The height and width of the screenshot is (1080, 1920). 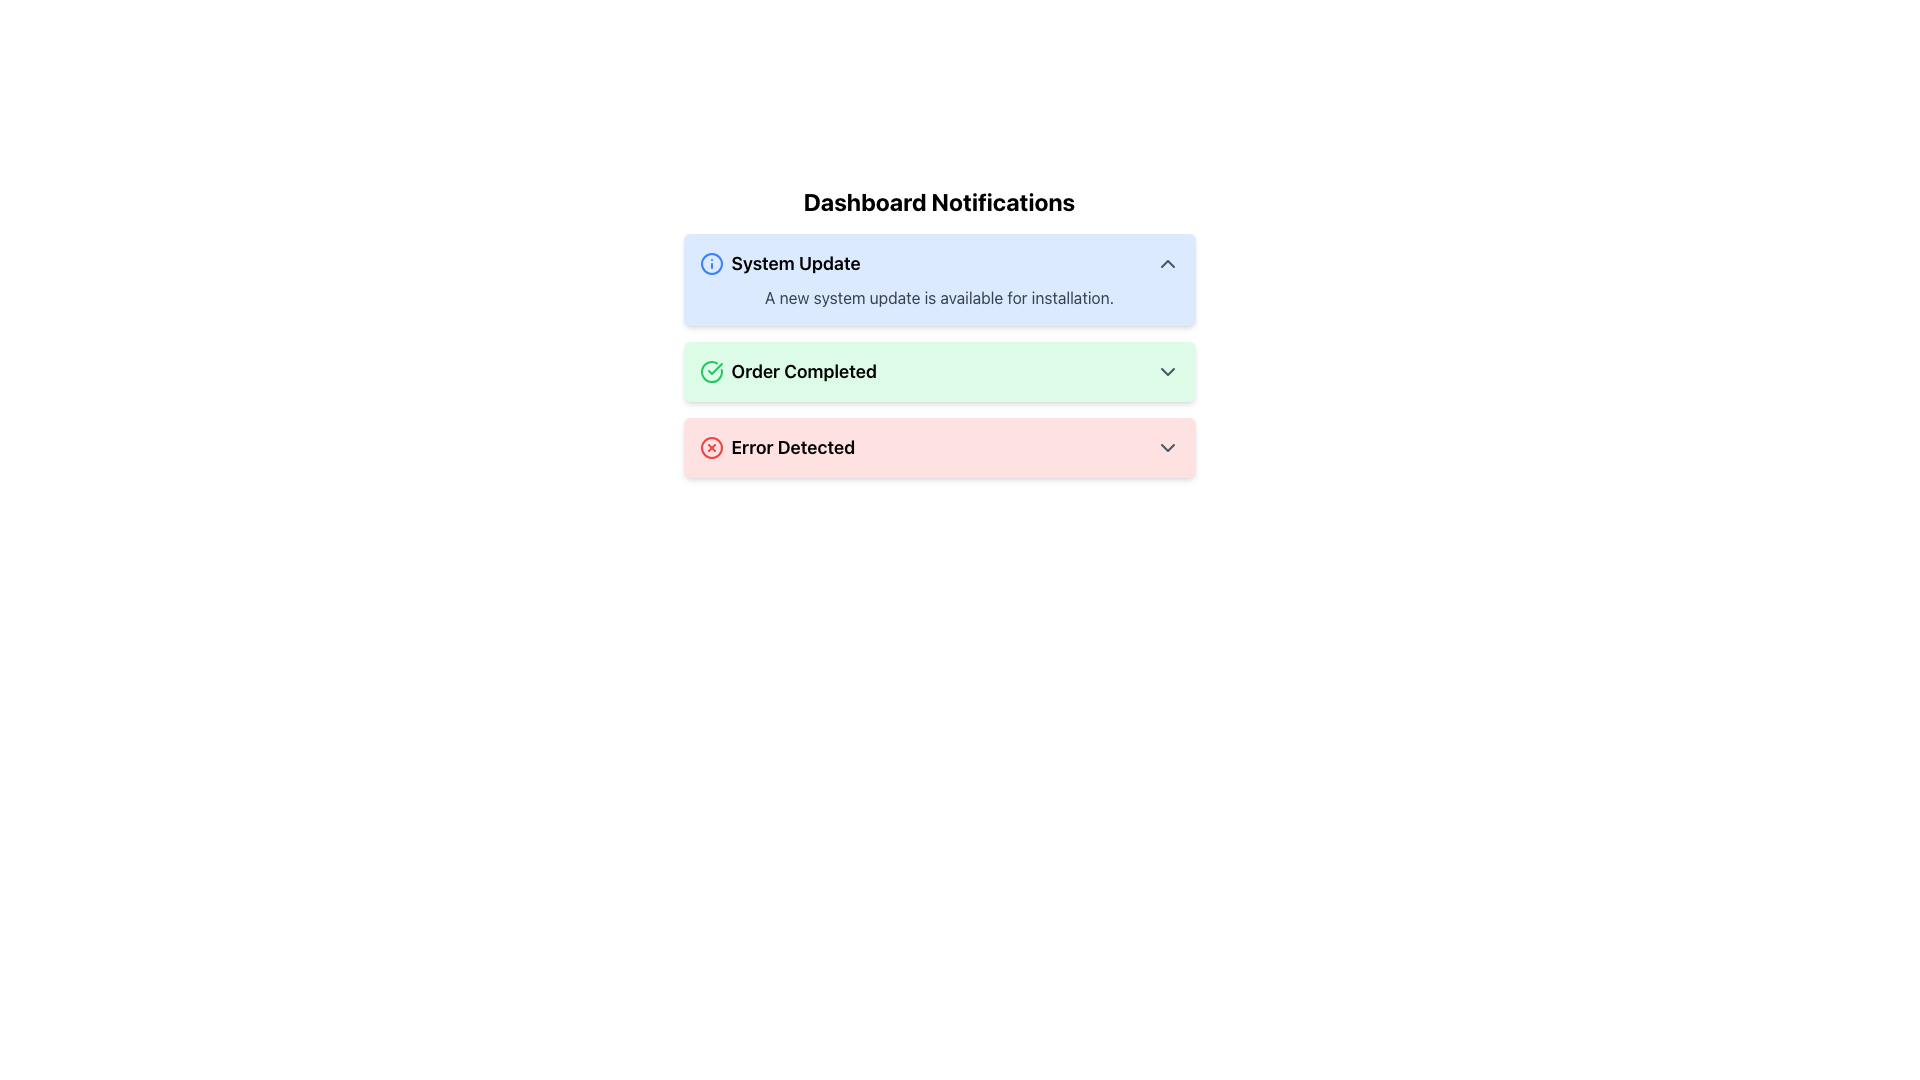 I want to click on the small circular blue icon with a white interior that resembles an information symbol, located to the left of the 'System Update' text, so click(x=711, y=262).